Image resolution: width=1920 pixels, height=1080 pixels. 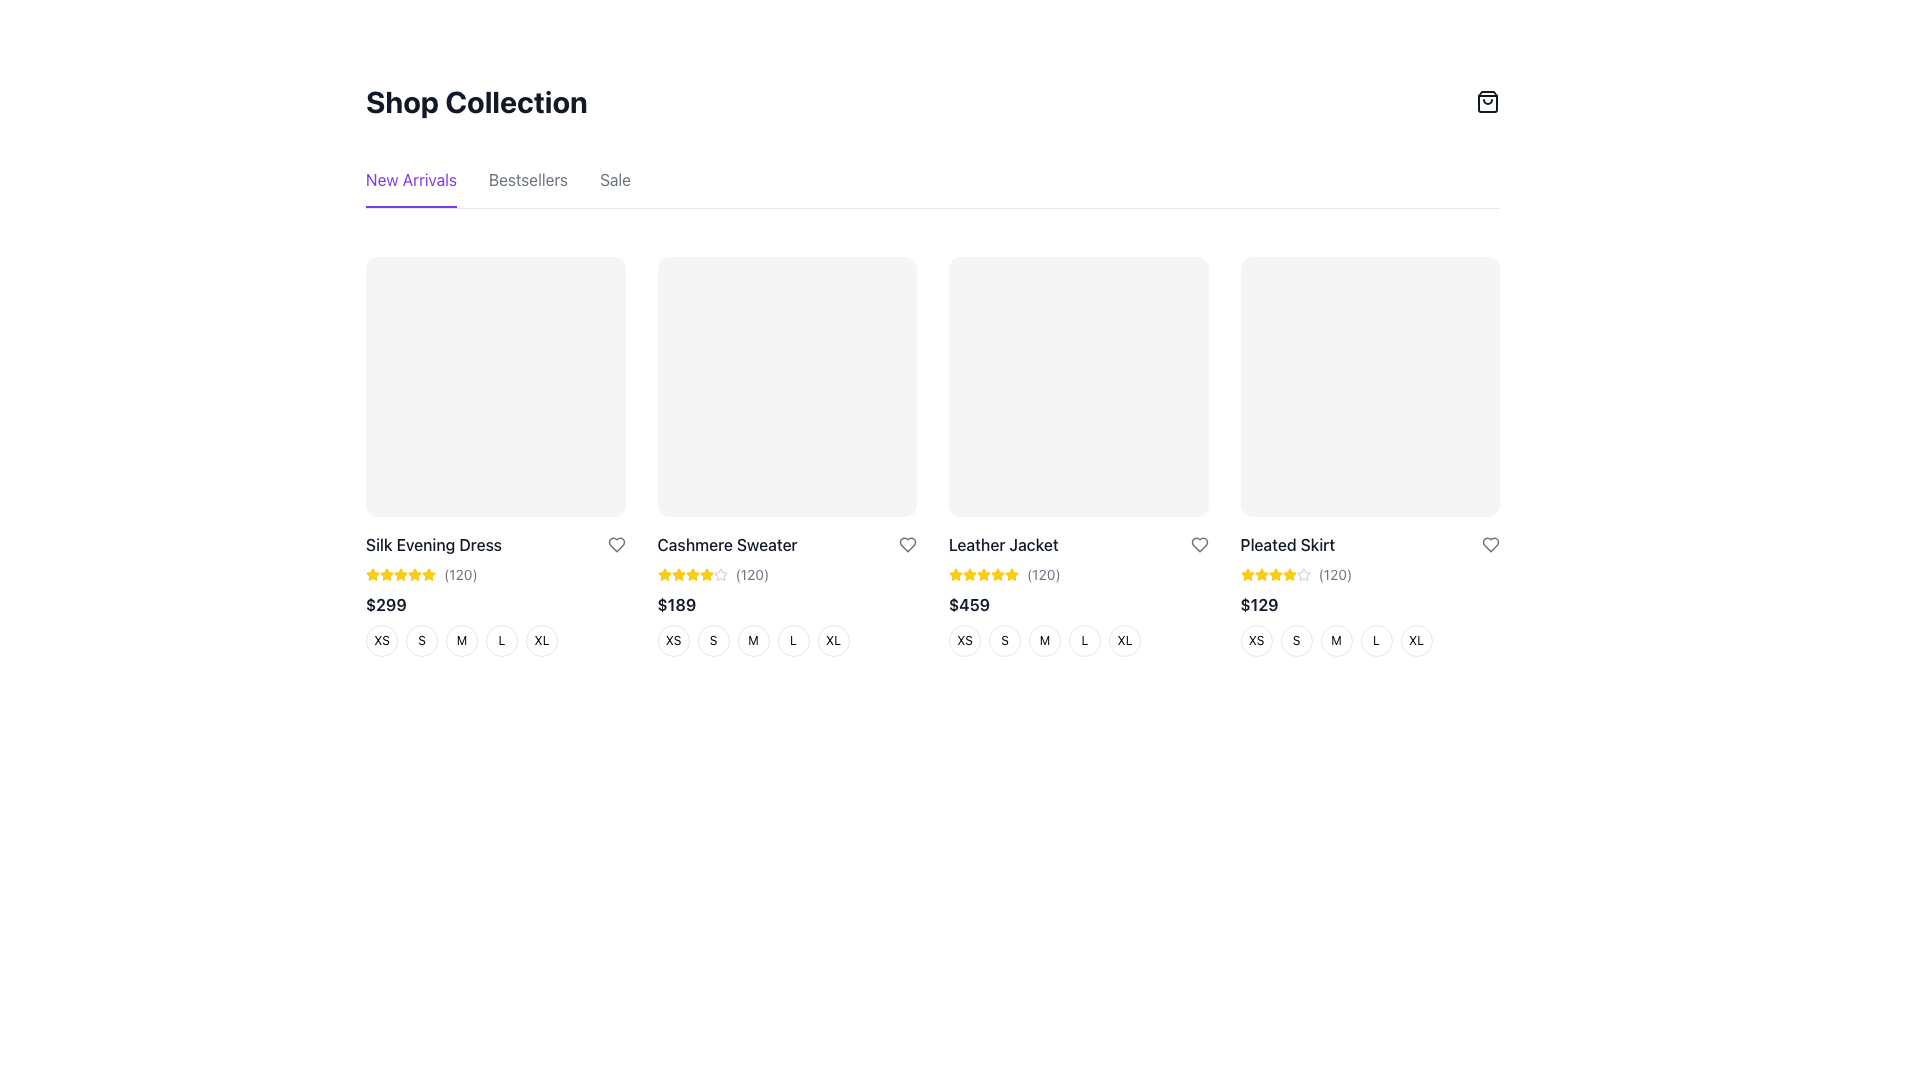 What do you see at coordinates (1274, 574) in the screenshot?
I see `the fourth yellow star icon in the rating system located below the 'Pleated Skirt' product card to interact with the rating` at bounding box center [1274, 574].